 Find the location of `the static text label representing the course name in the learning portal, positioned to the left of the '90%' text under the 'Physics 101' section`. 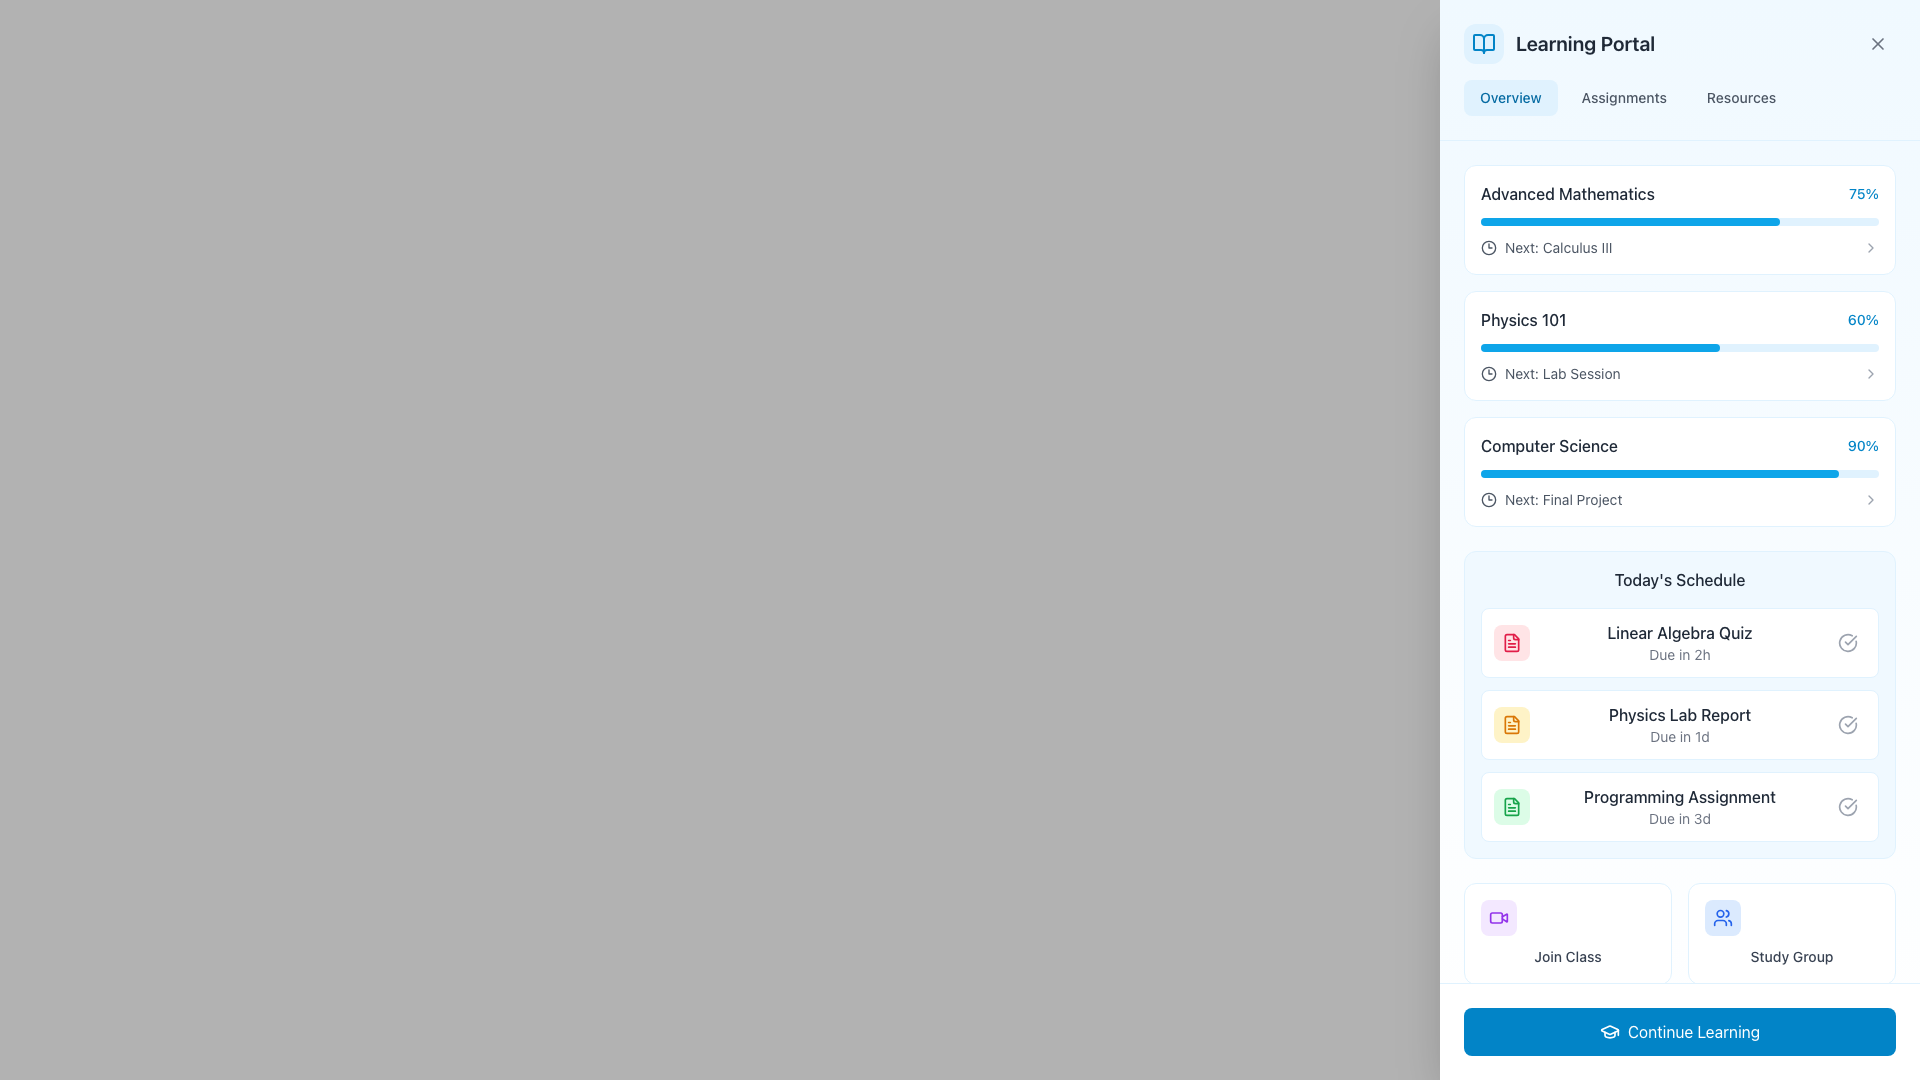

the static text label representing the course name in the learning portal, positioned to the left of the '90%' text under the 'Physics 101' section is located at coordinates (1548, 445).